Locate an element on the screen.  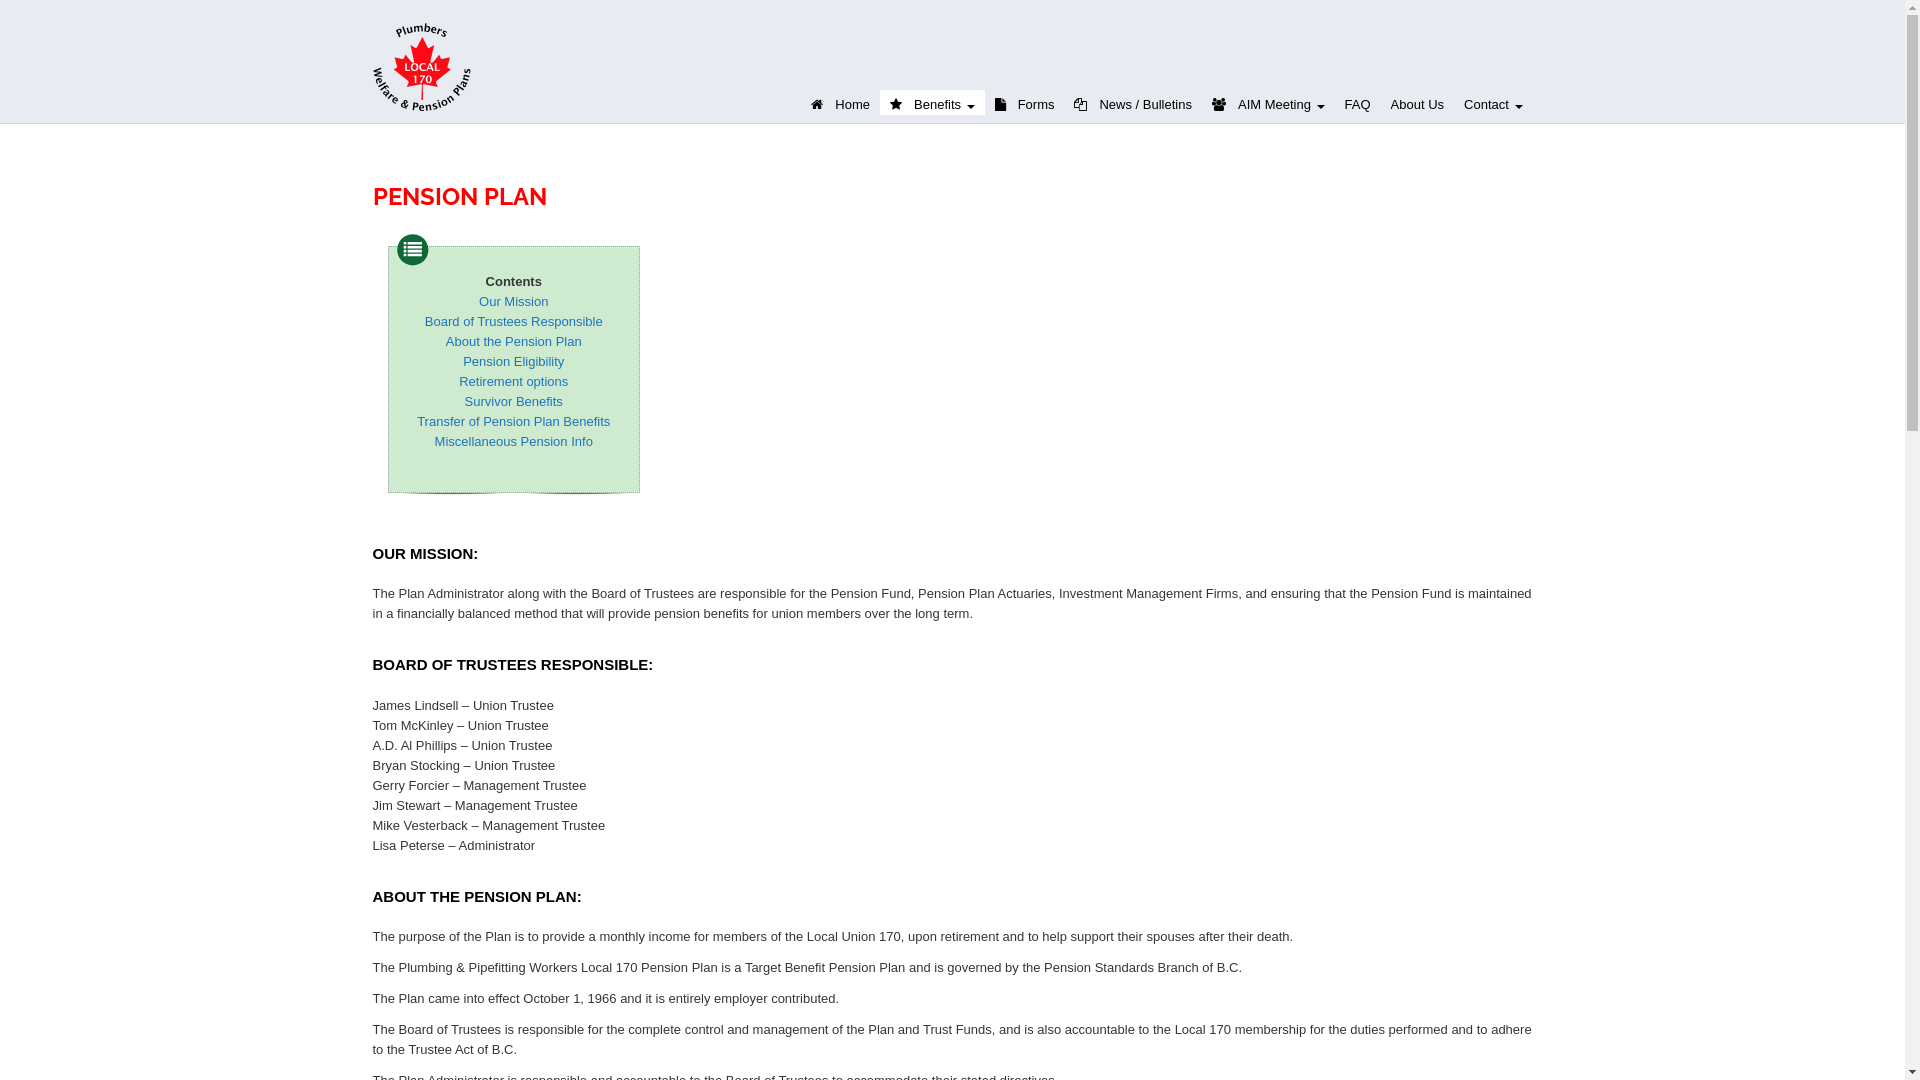
'Survivor Benefits' is located at coordinates (513, 401).